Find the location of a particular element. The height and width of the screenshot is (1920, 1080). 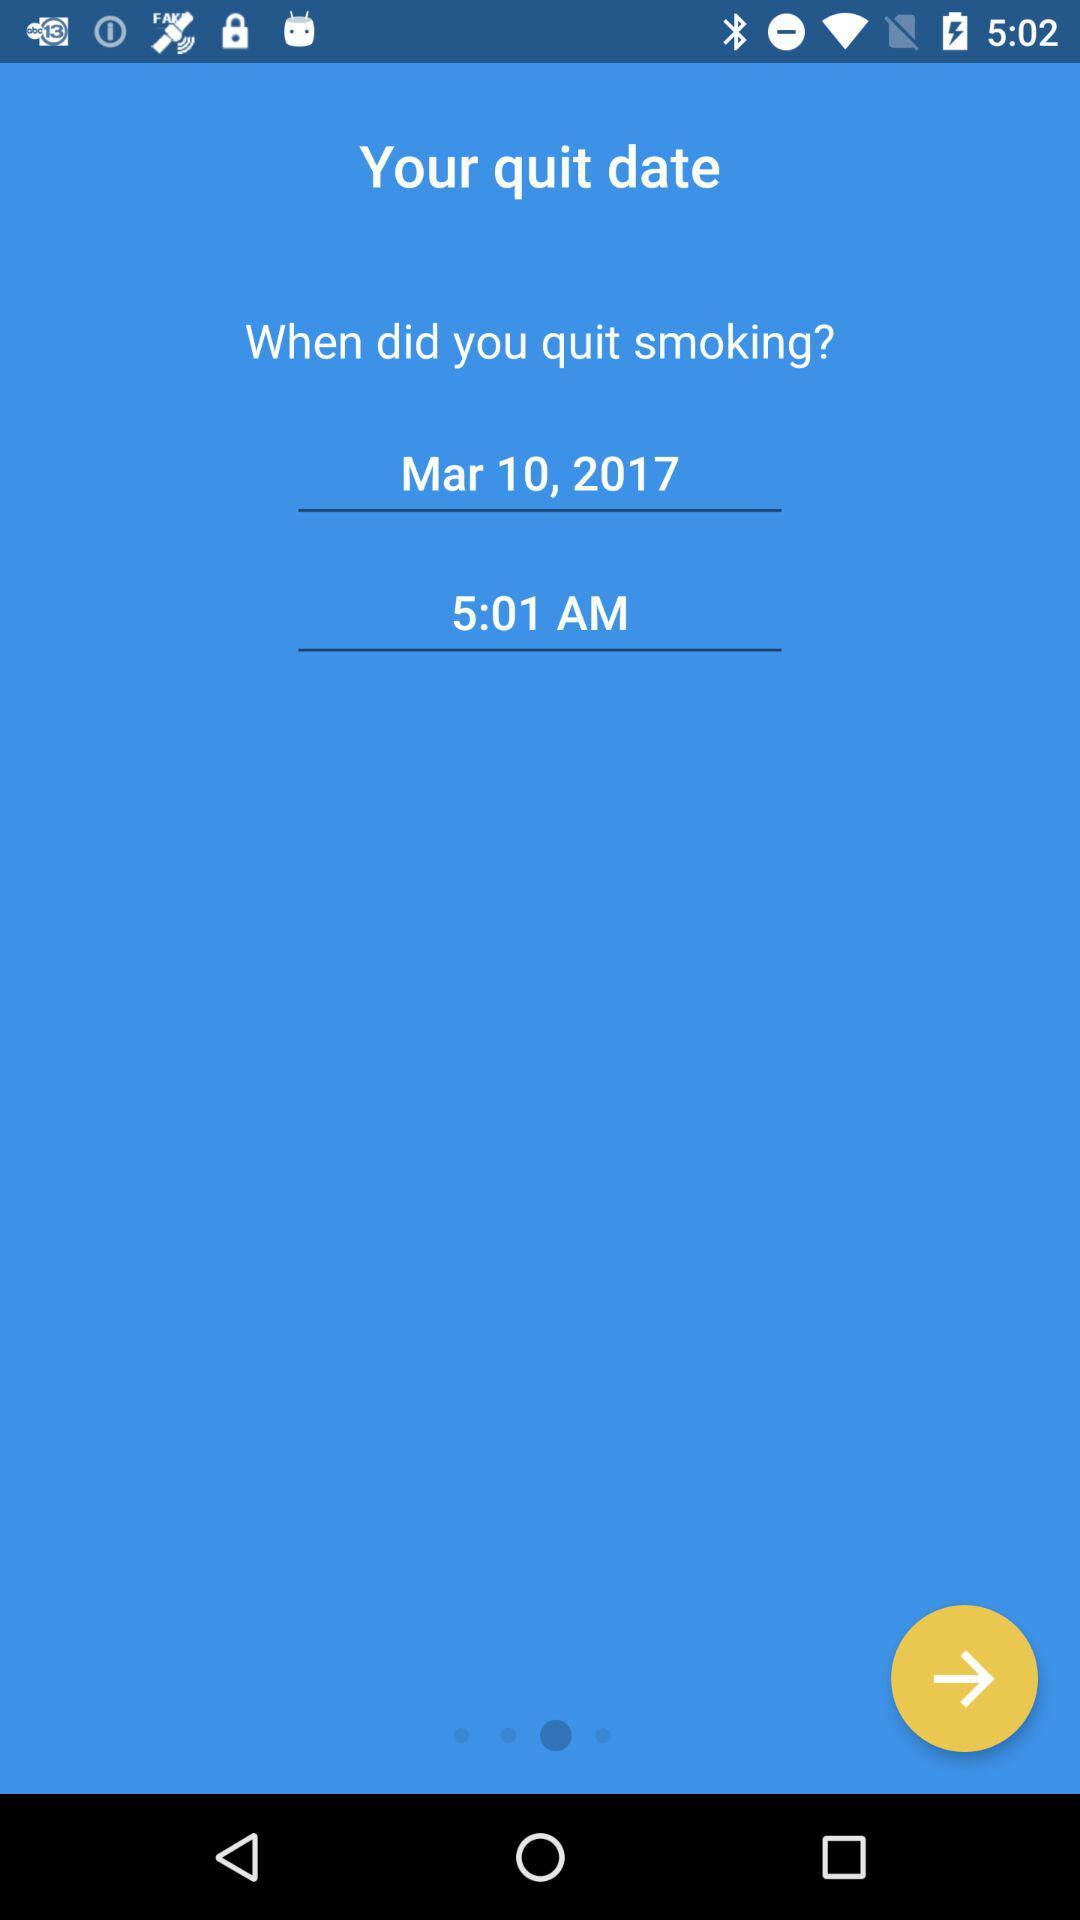

5:01 am item is located at coordinates (540, 611).